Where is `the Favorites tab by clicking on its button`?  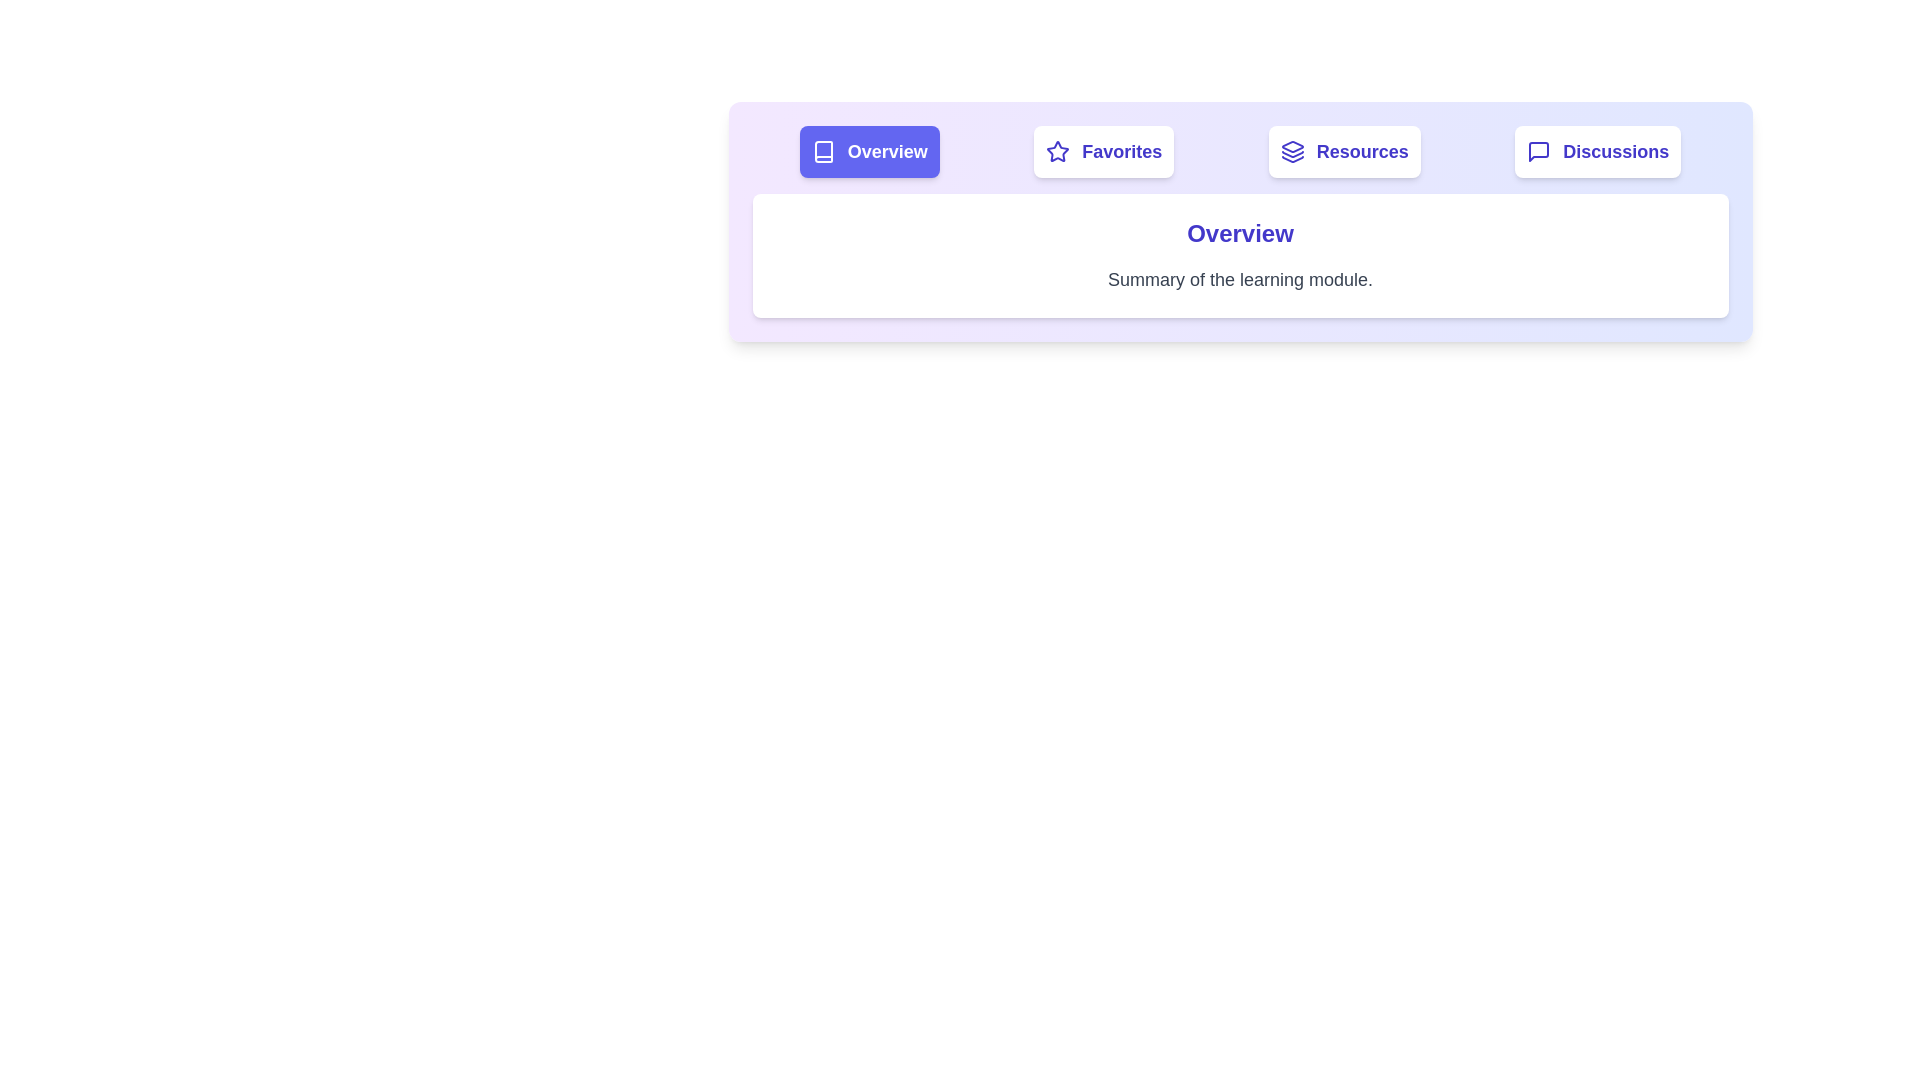 the Favorites tab by clicking on its button is located at coordinates (1103, 150).